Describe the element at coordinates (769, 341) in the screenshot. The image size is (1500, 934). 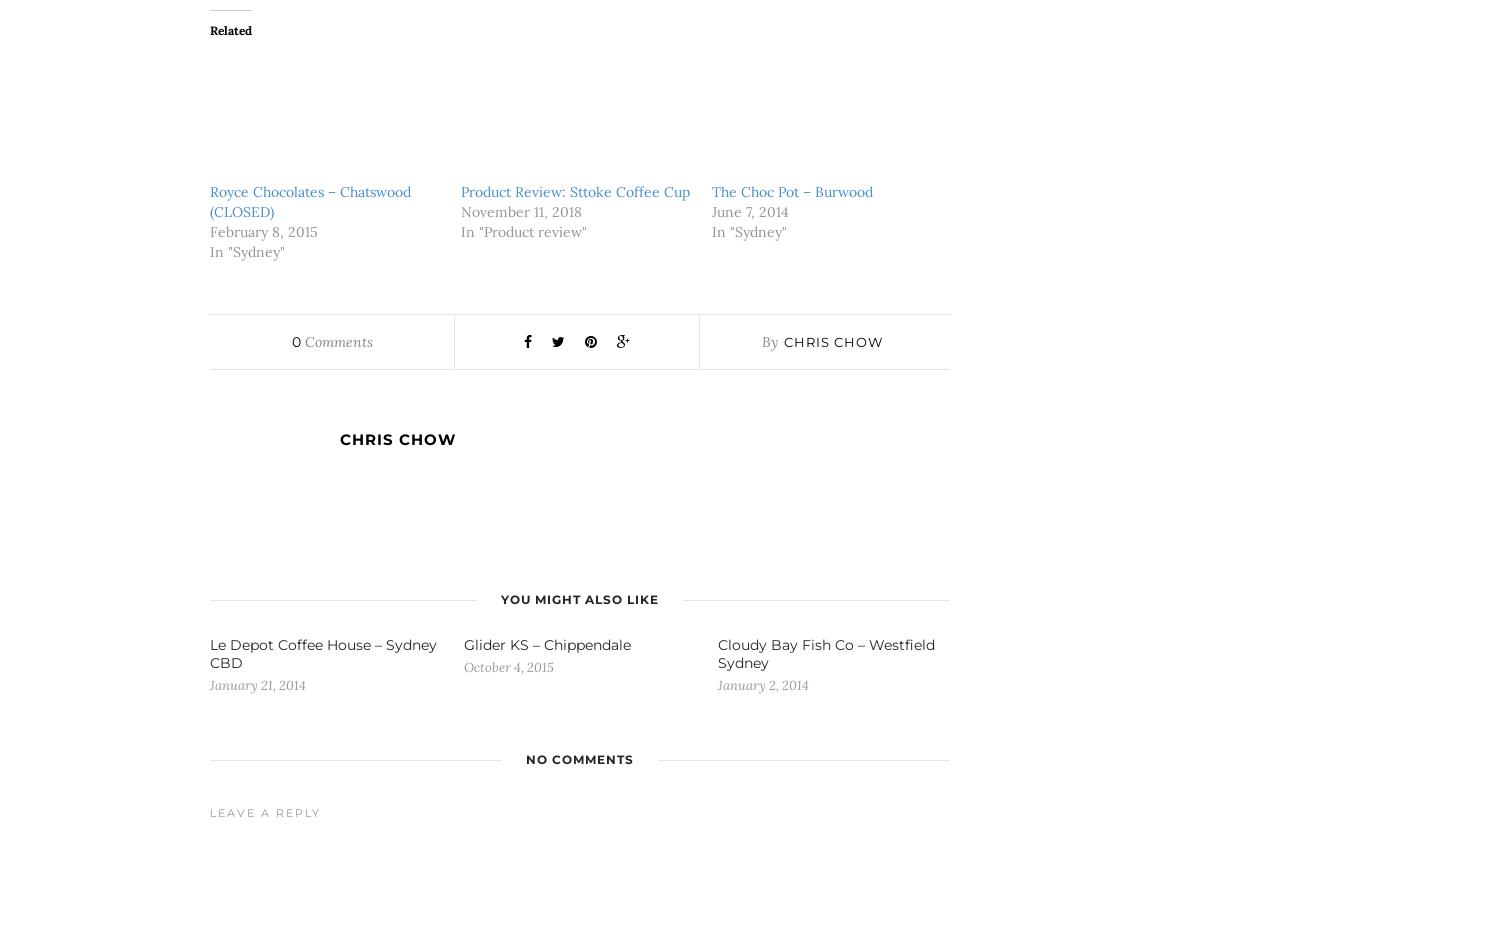
I see `'By'` at that location.